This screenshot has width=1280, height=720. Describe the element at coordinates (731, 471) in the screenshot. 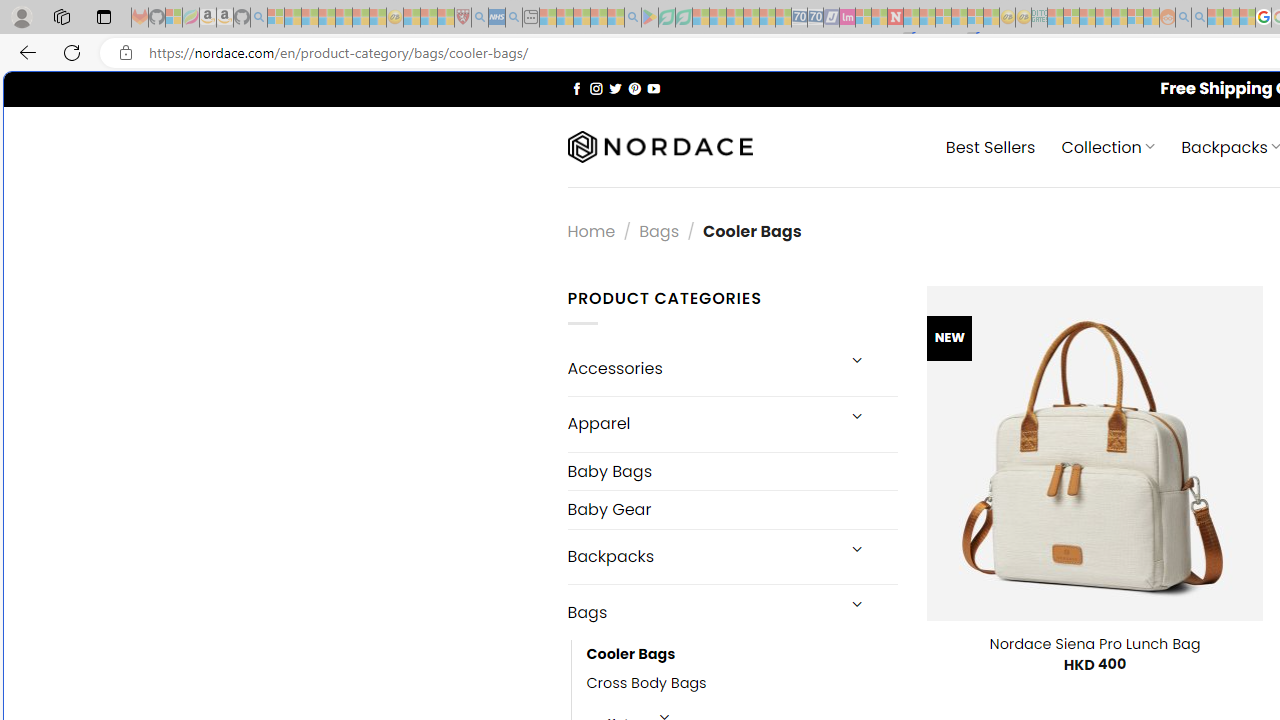

I see `'Baby Bags'` at that location.